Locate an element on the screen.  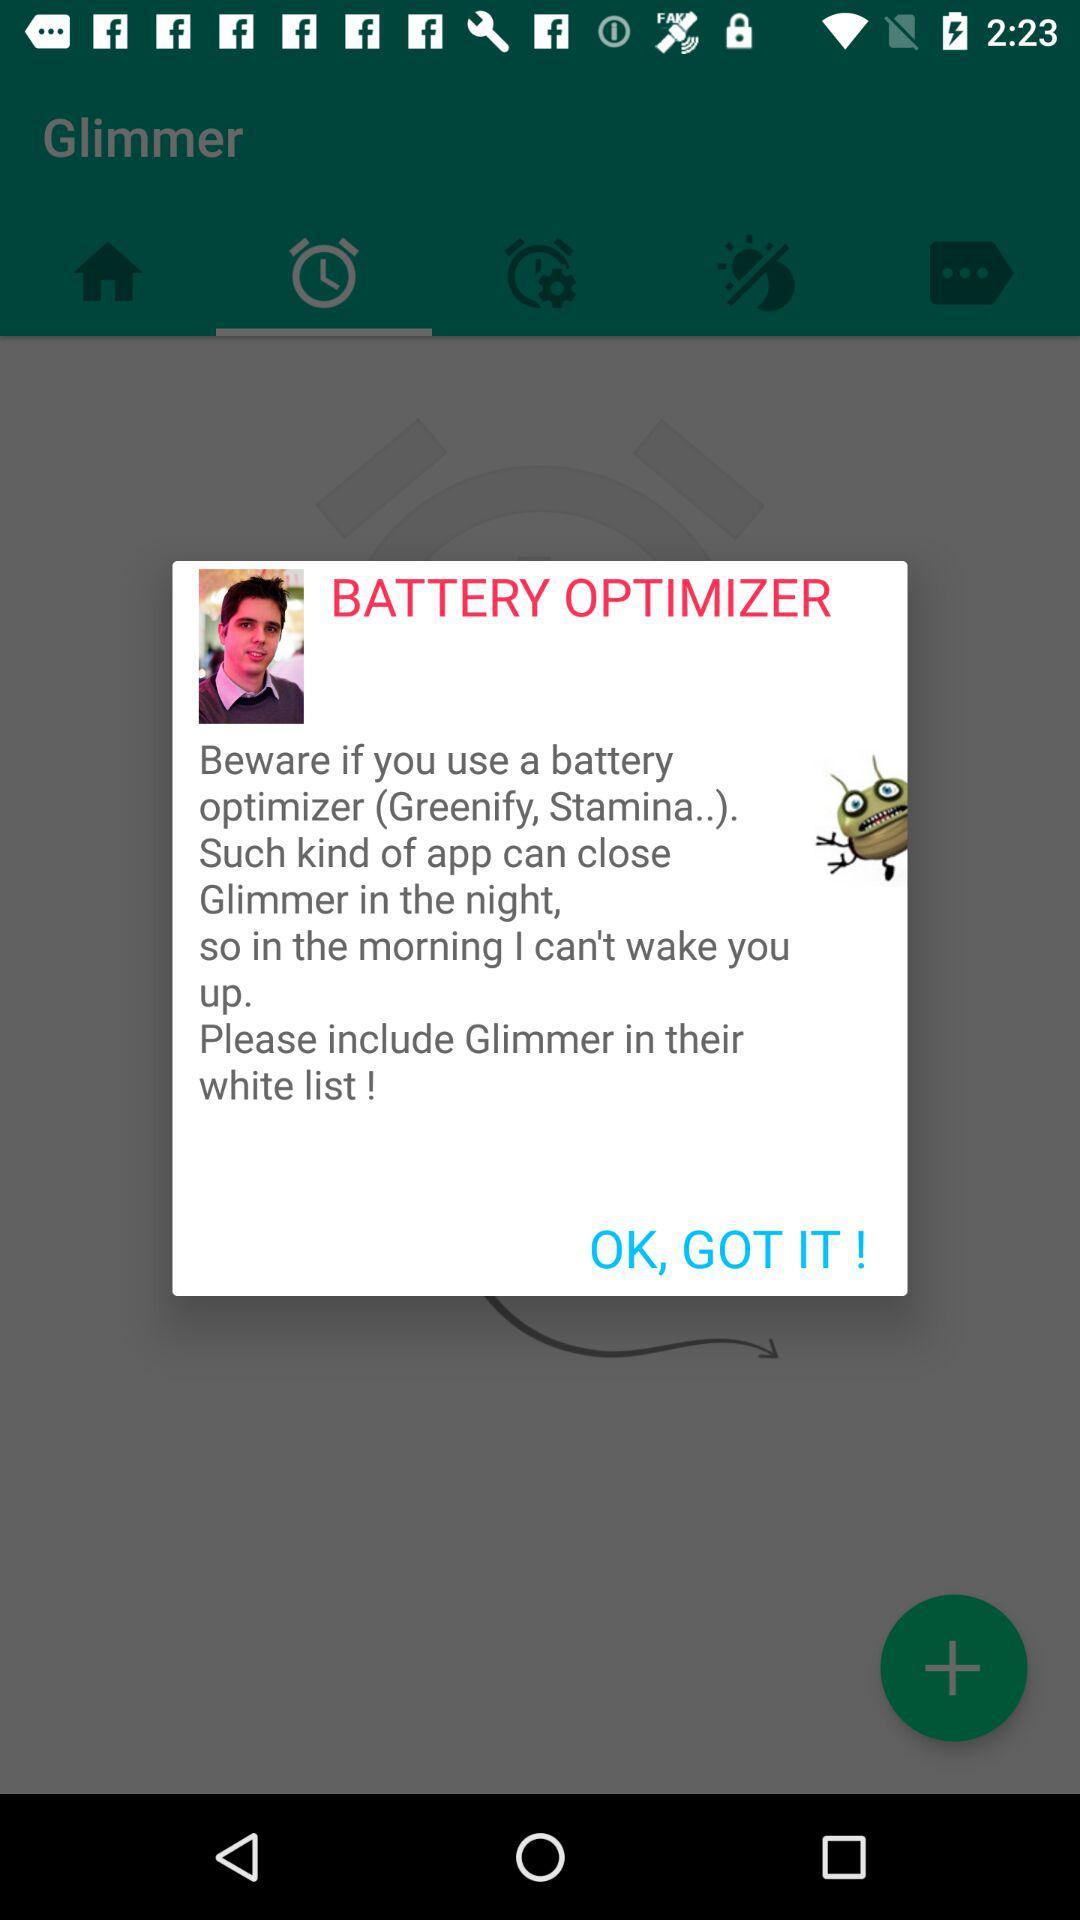
the icon below beware if you icon is located at coordinates (728, 1246).